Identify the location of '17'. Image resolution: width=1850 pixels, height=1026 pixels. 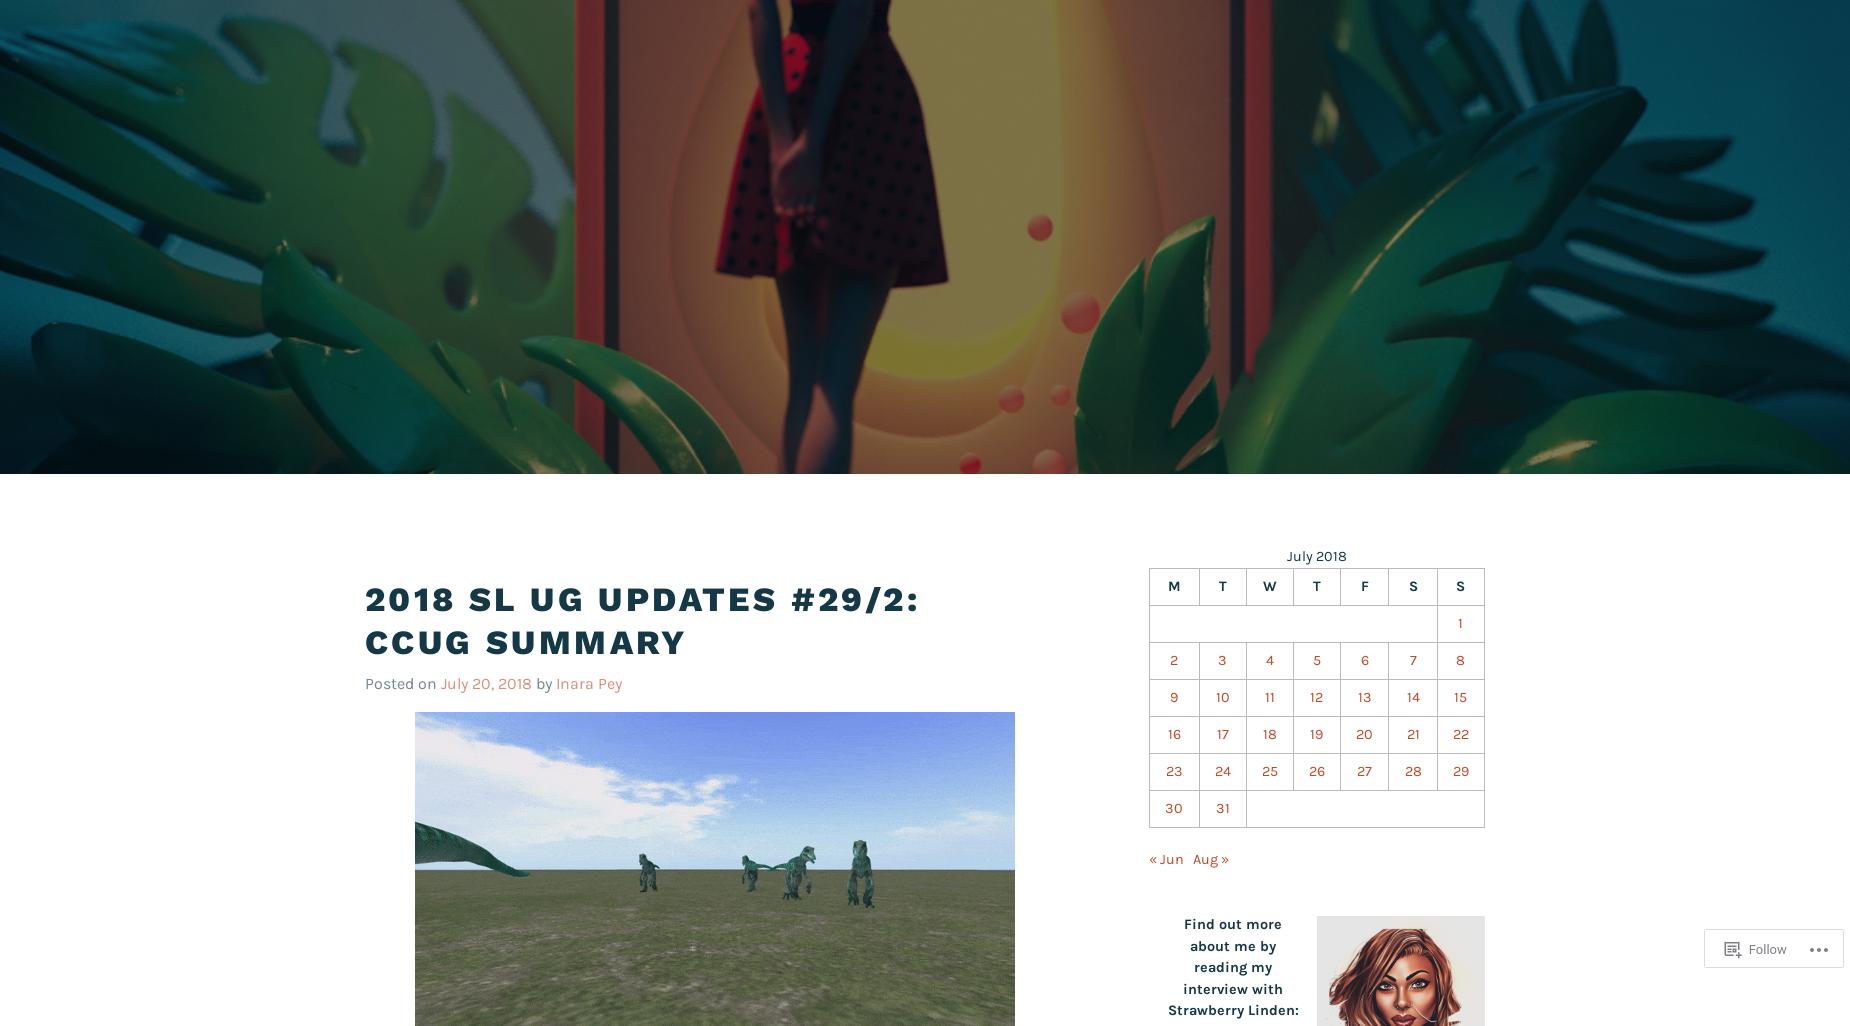
(1220, 733).